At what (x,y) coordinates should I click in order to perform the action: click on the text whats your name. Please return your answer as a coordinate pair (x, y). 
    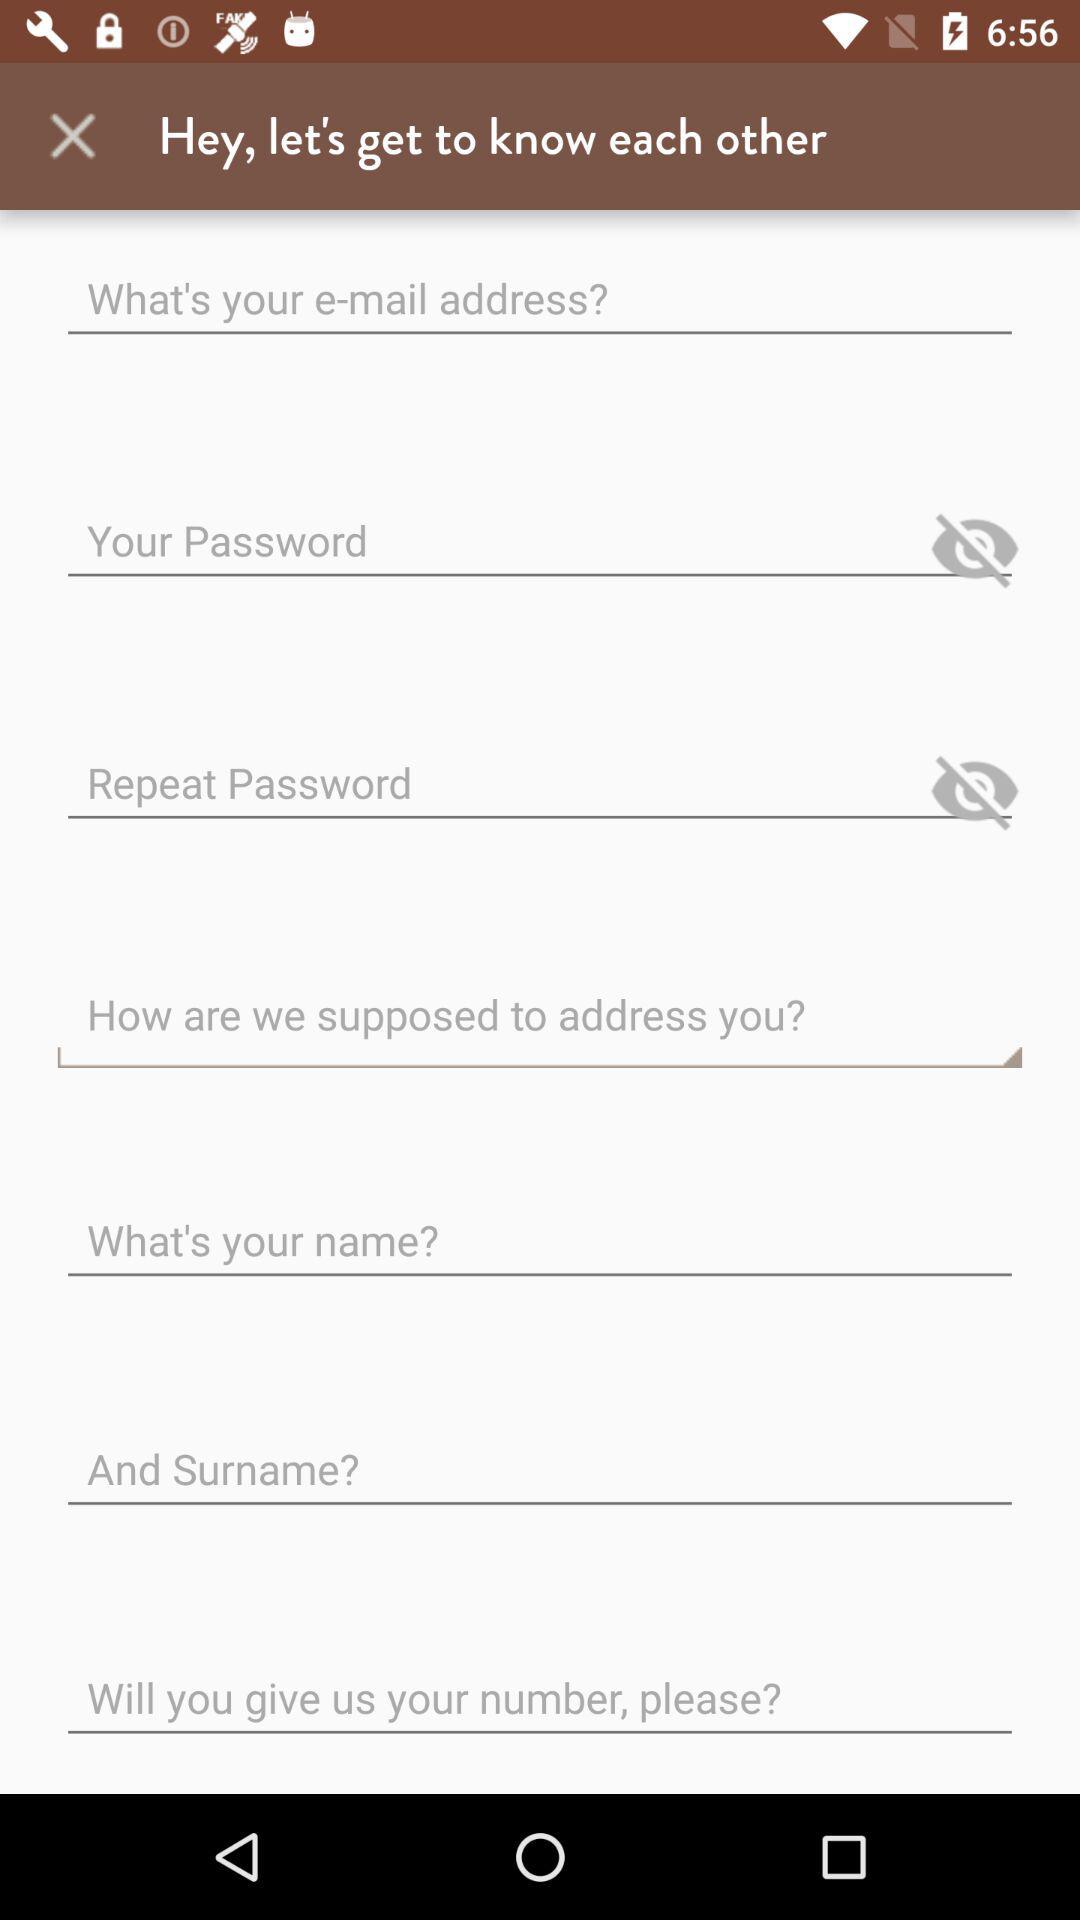
    Looking at the image, I should click on (540, 1223).